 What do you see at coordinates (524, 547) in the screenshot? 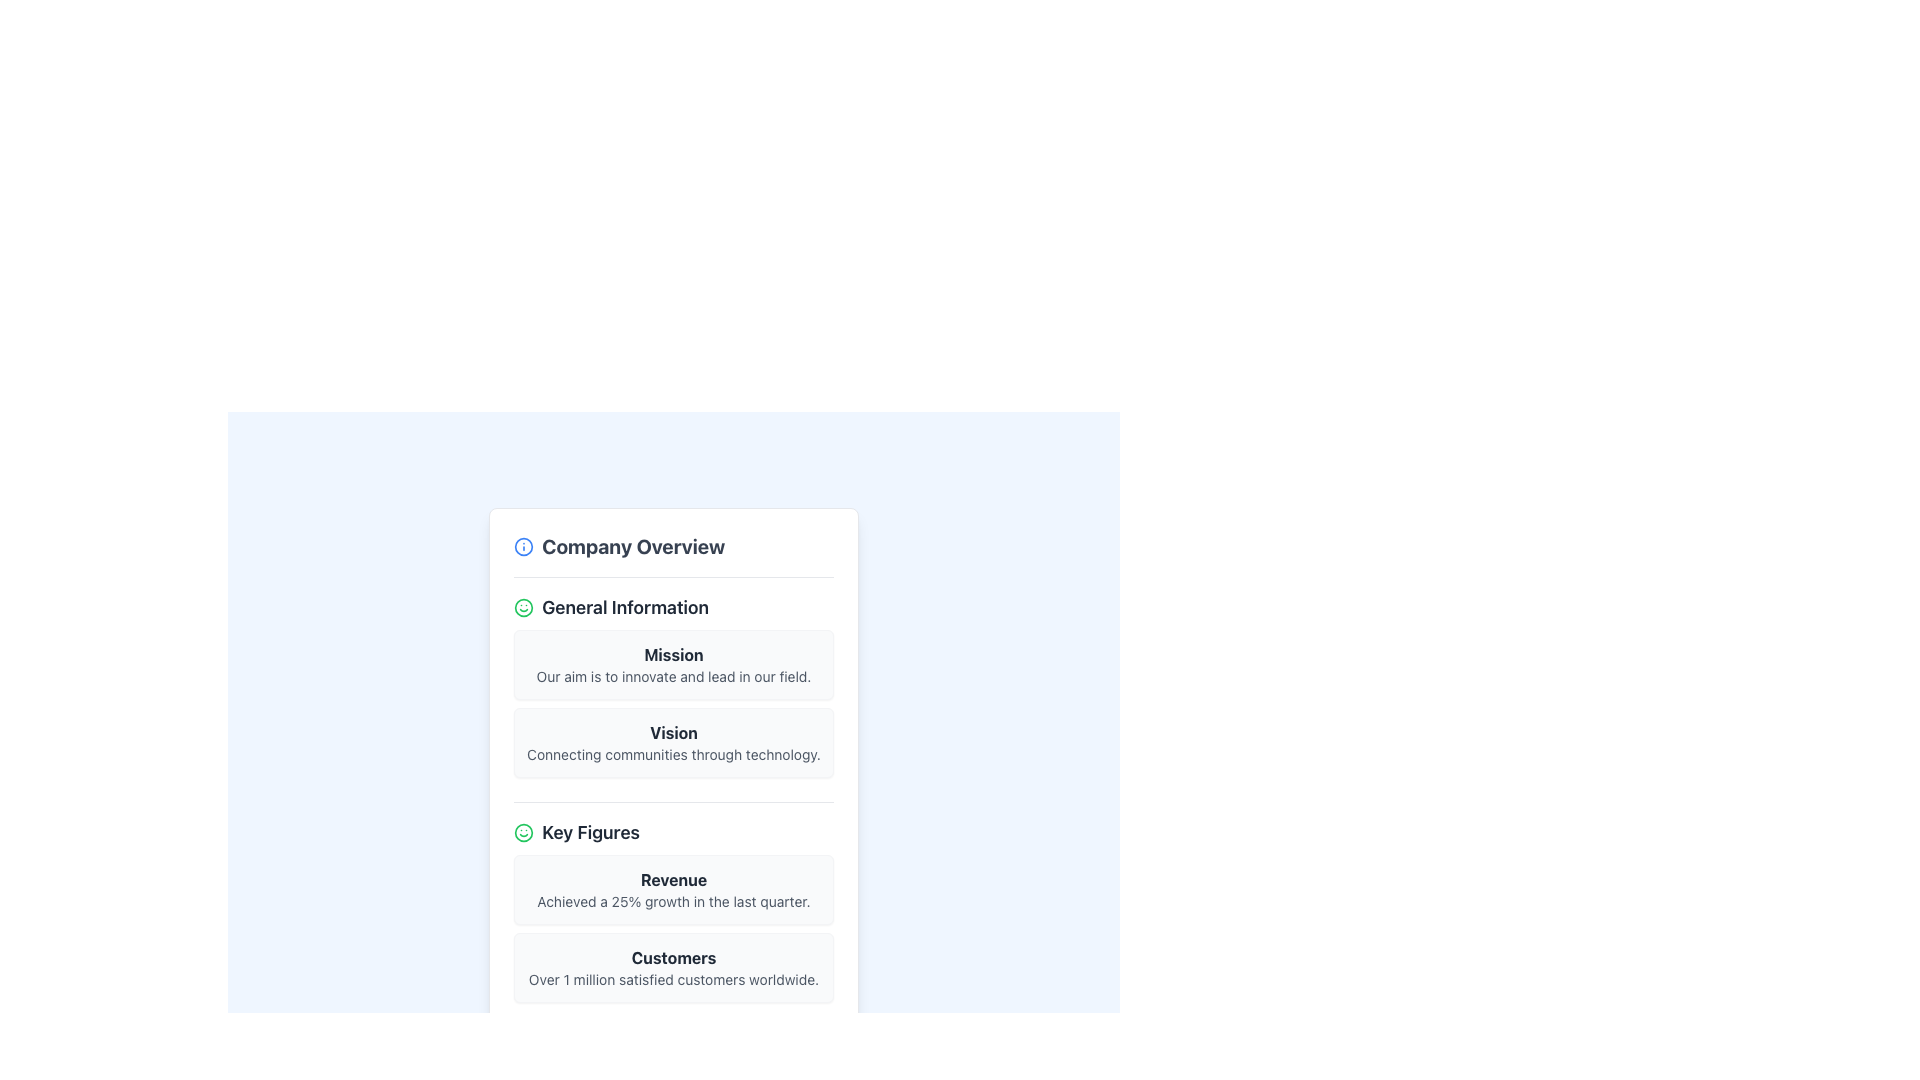
I see `the circular blue-bordered icon with an information symbol located on the far left of the 'Company Overview' section header for more information` at bounding box center [524, 547].